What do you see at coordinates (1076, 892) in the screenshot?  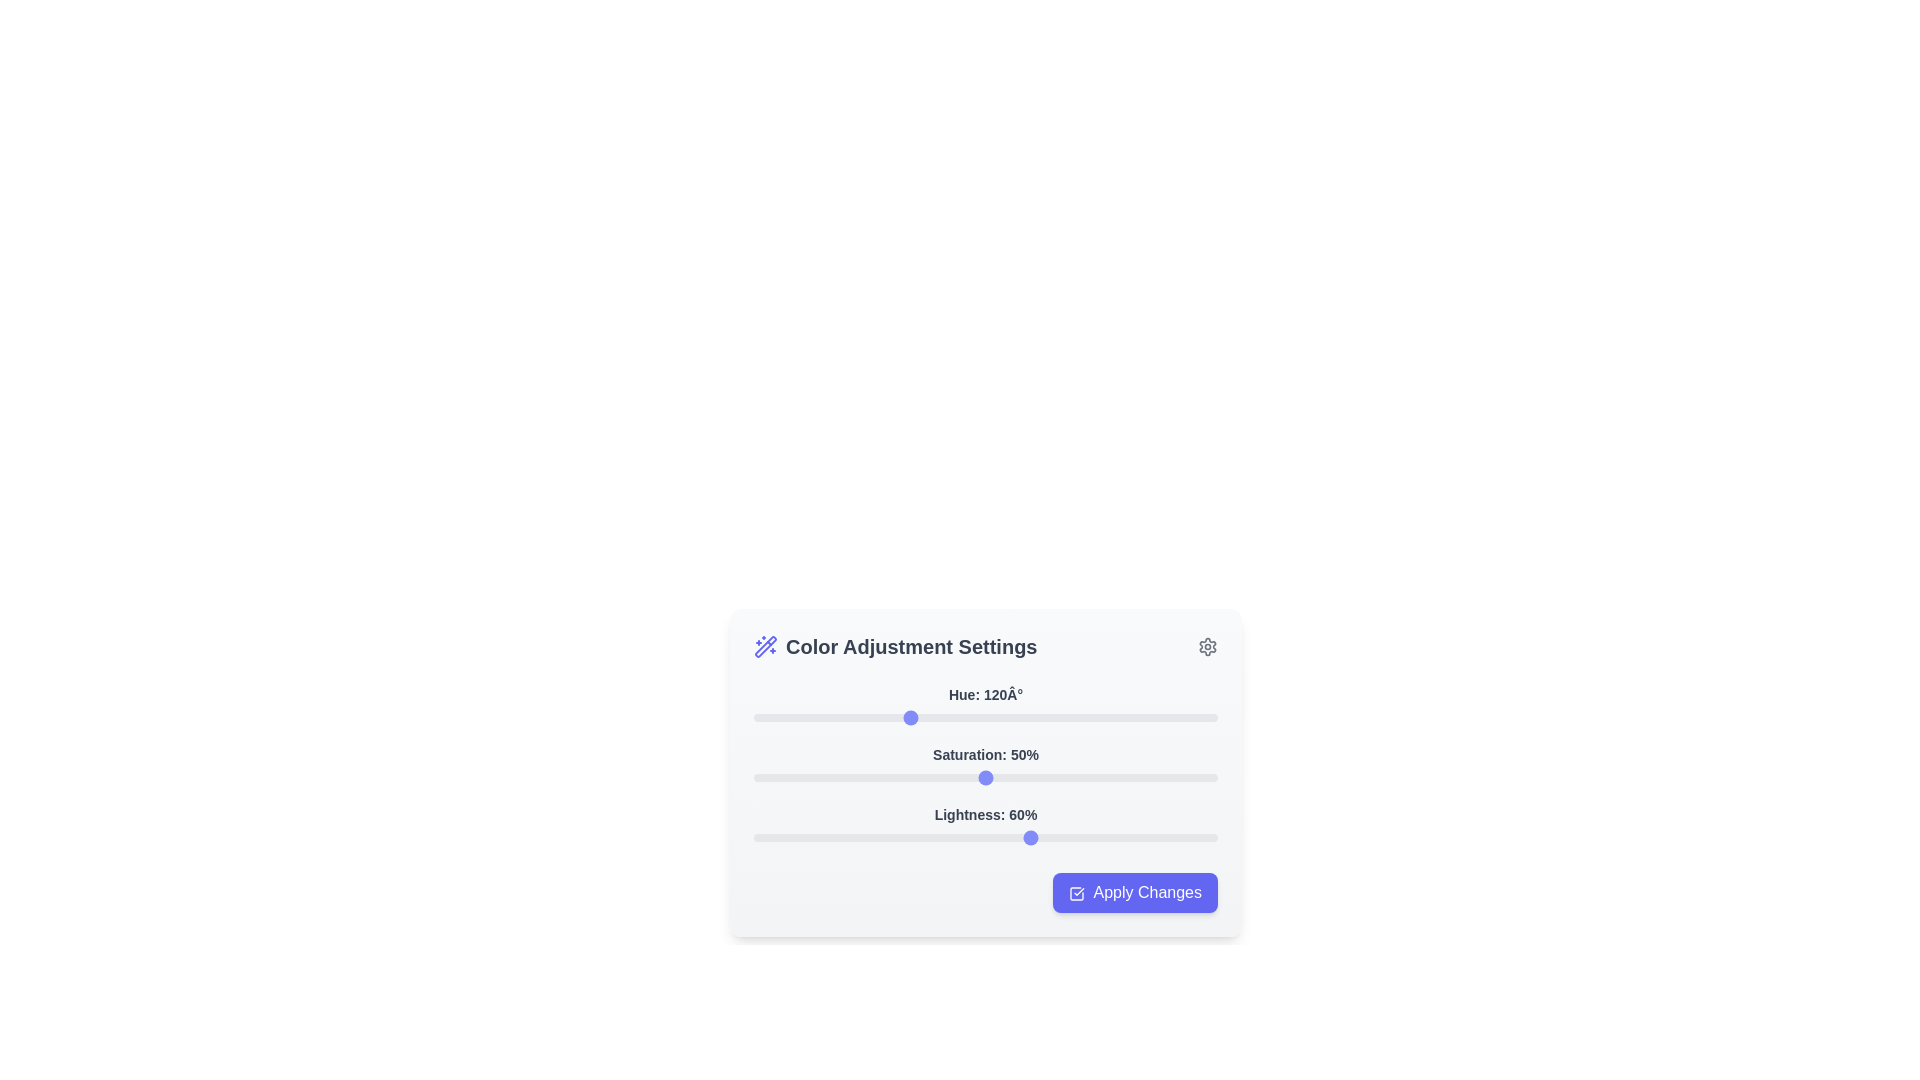 I see `the 'Apply Changes' icon located in the bottom-right corner of the 'Color Adjustment Settings' panel` at bounding box center [1076, 892].